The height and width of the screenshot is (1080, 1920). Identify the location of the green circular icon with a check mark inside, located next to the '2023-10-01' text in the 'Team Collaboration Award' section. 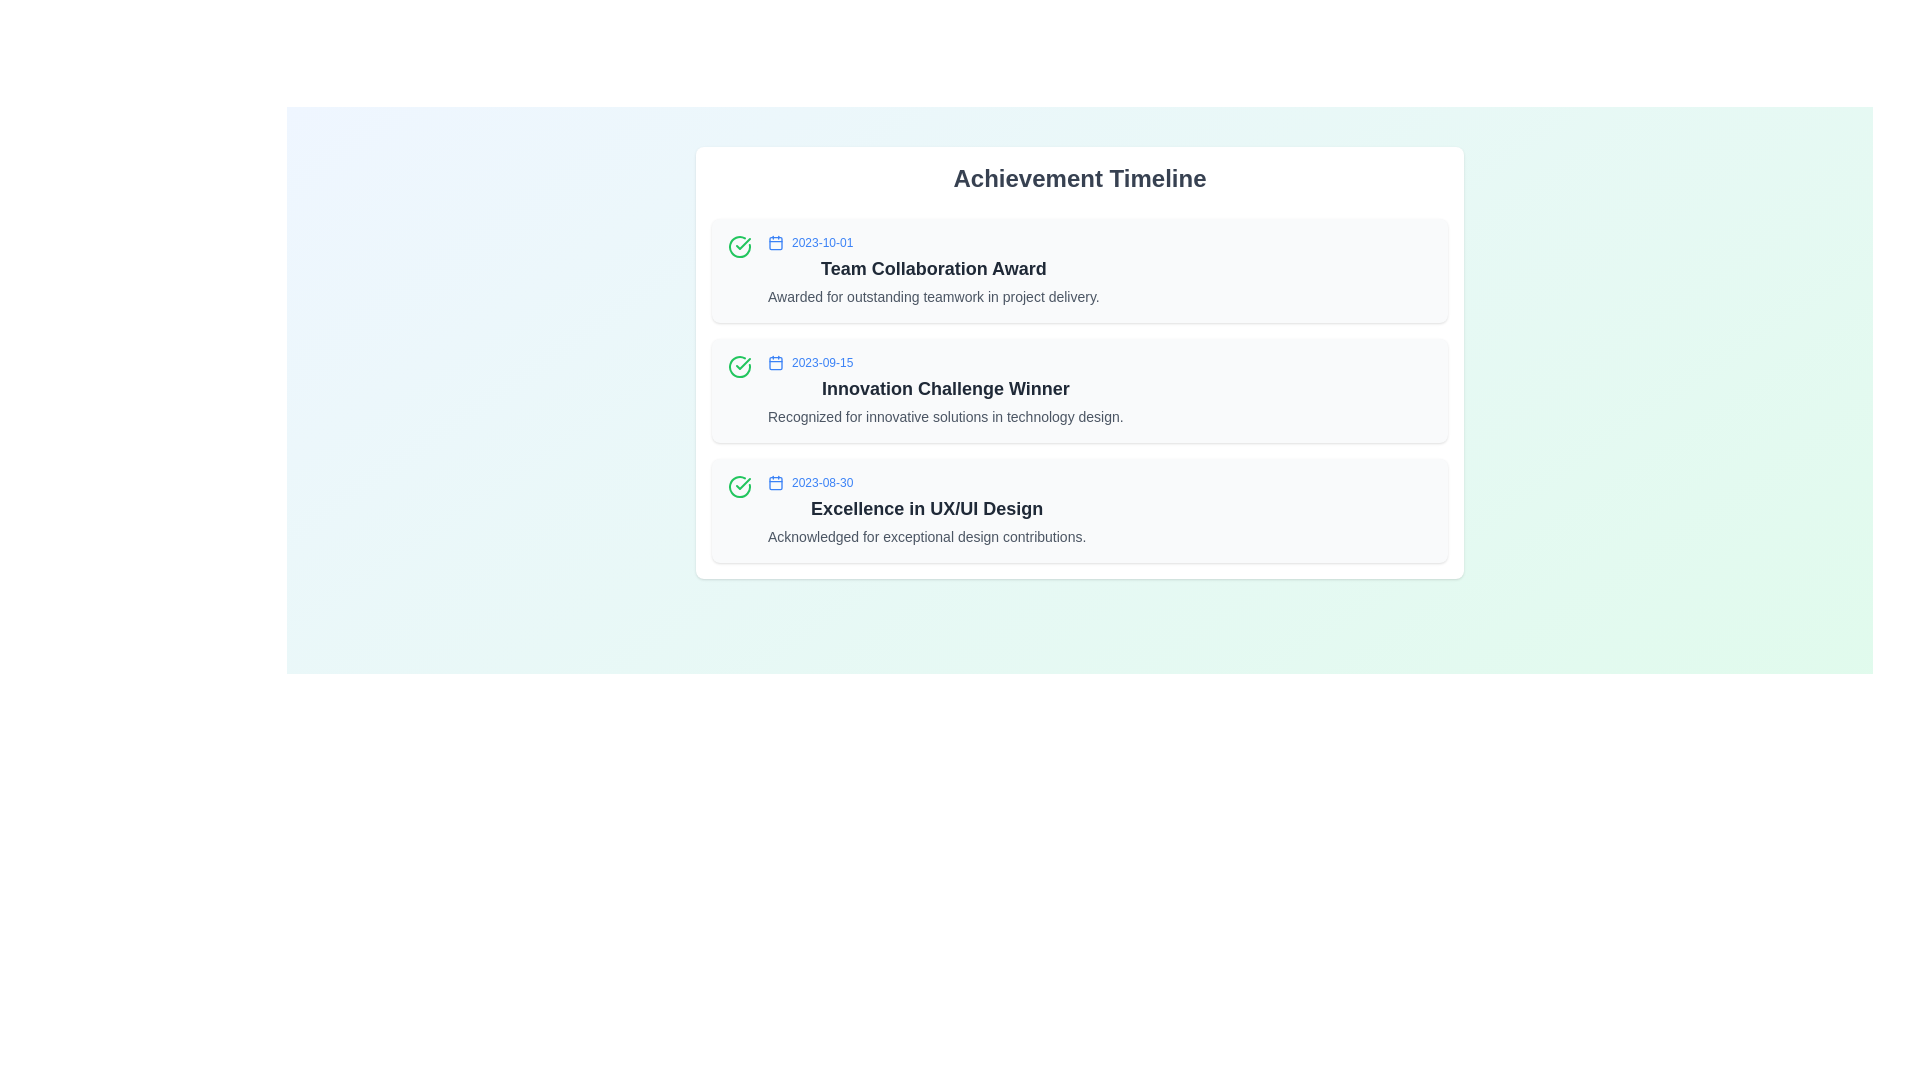
(738, 245).